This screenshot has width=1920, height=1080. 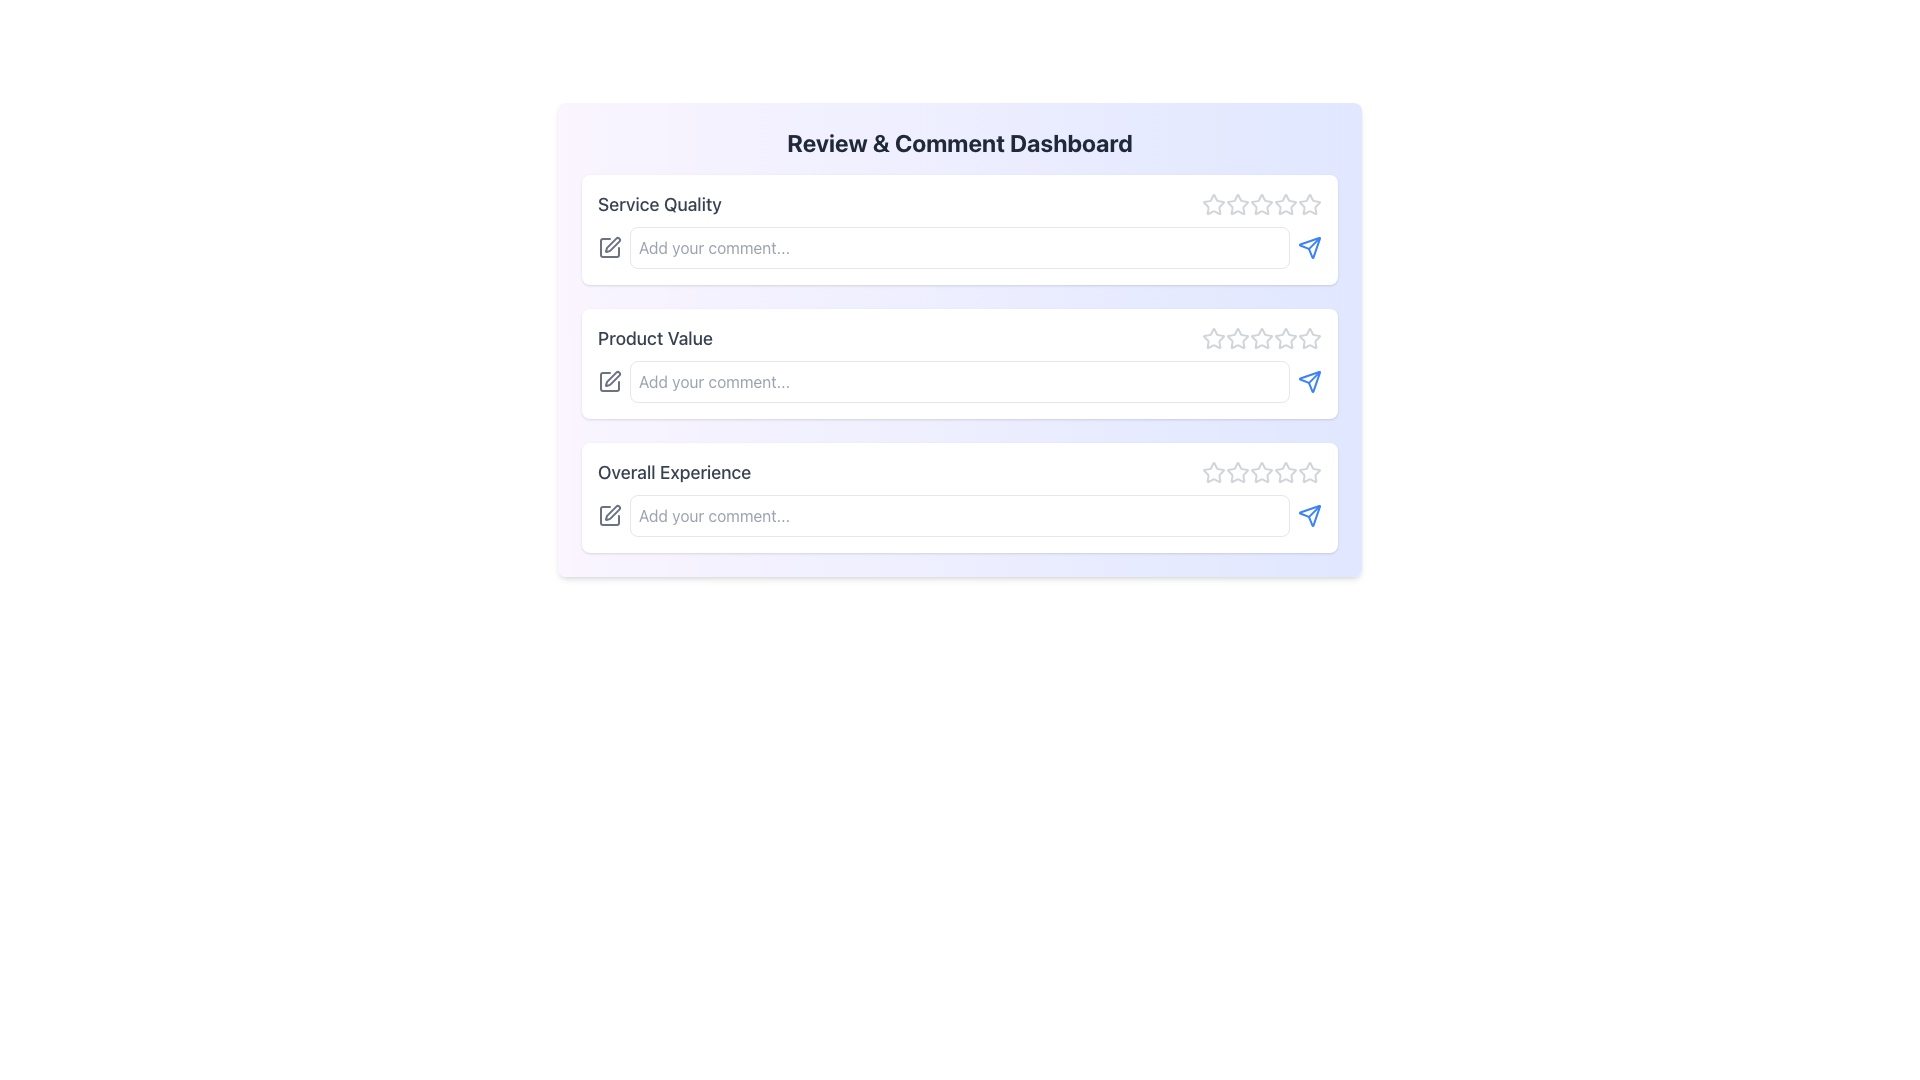 What do you see at coordinates (1310, 515) in the screenshot?
I see `the blue paper plane icon button located at the rightmost end of the 'Overall Experience' comment input field for accessibility navigation` at bounding box center [1310, 515].